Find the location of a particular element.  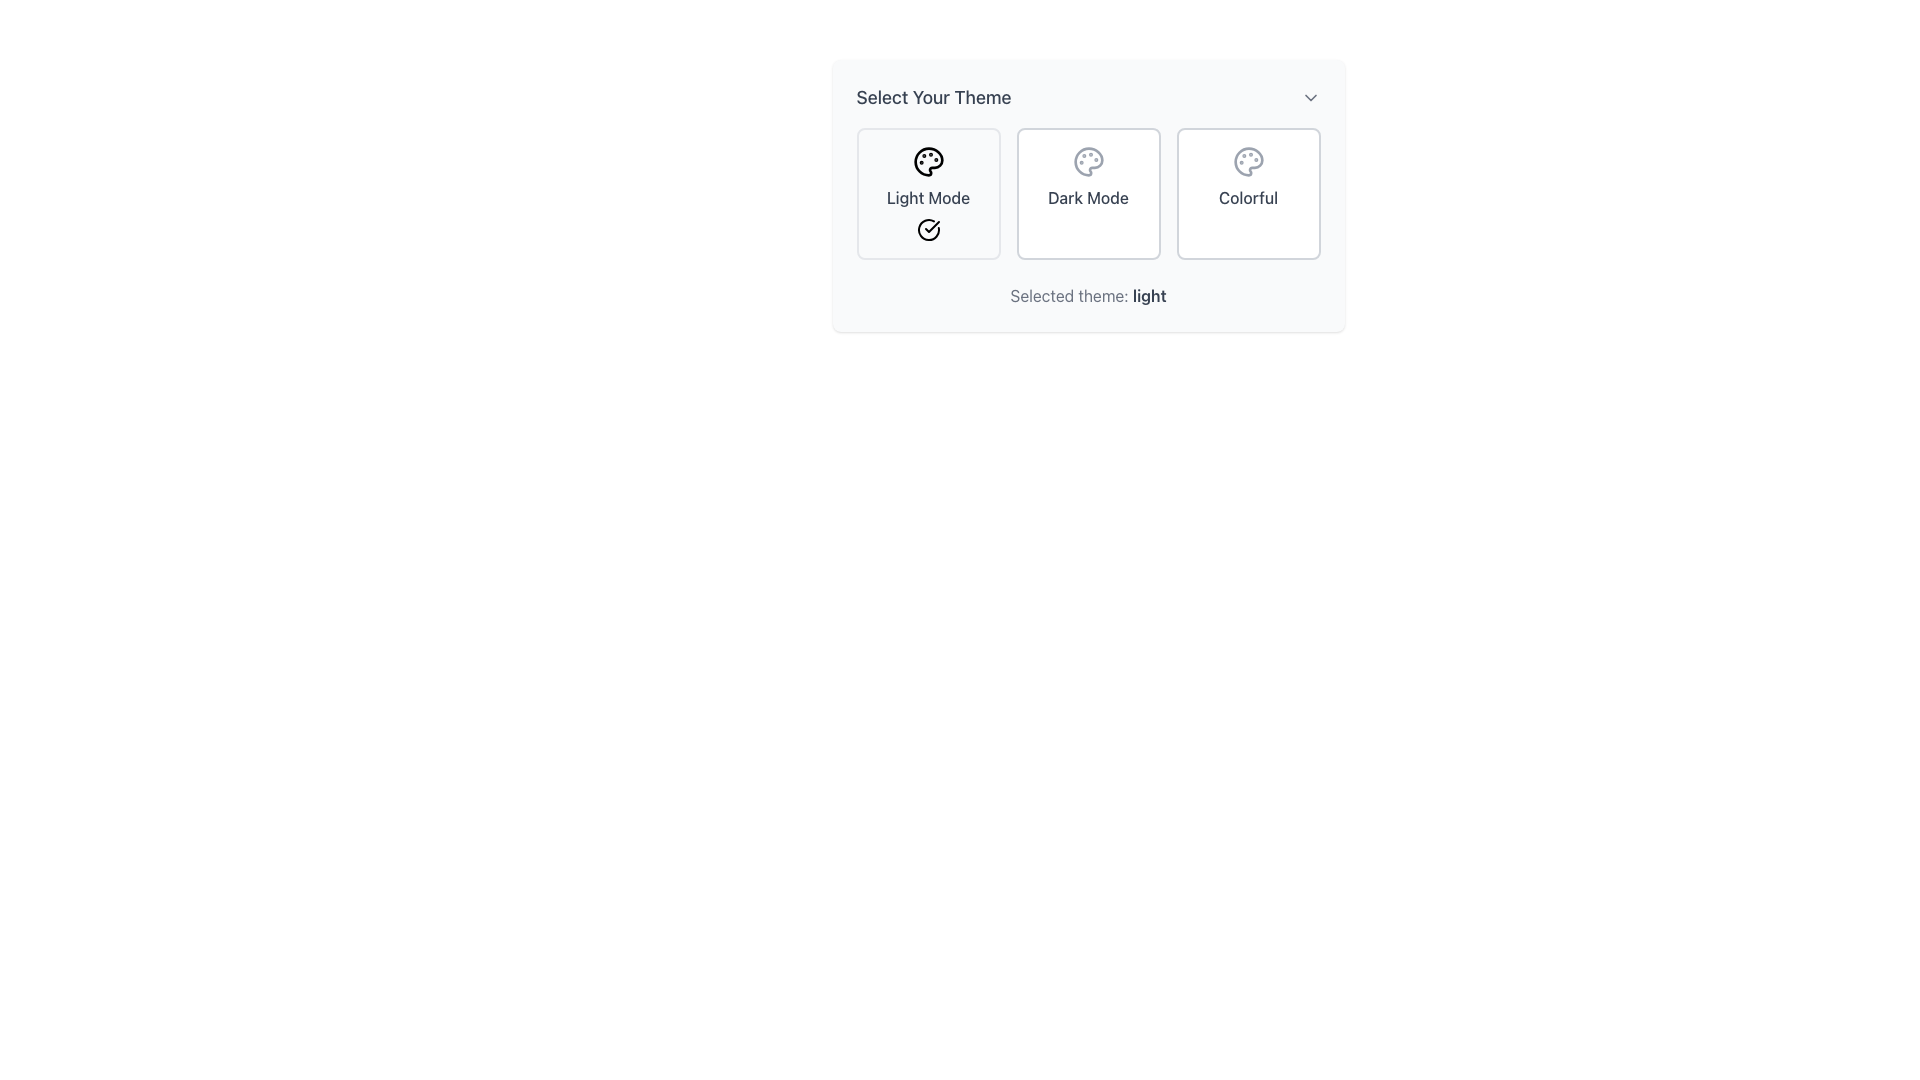

the 'Light Mode' text label, which is displayed in a medium-sized gray font within the theme selection interface, located at the bottom-center of the 'Light Mode' option card is located at coordinates (927, 197).